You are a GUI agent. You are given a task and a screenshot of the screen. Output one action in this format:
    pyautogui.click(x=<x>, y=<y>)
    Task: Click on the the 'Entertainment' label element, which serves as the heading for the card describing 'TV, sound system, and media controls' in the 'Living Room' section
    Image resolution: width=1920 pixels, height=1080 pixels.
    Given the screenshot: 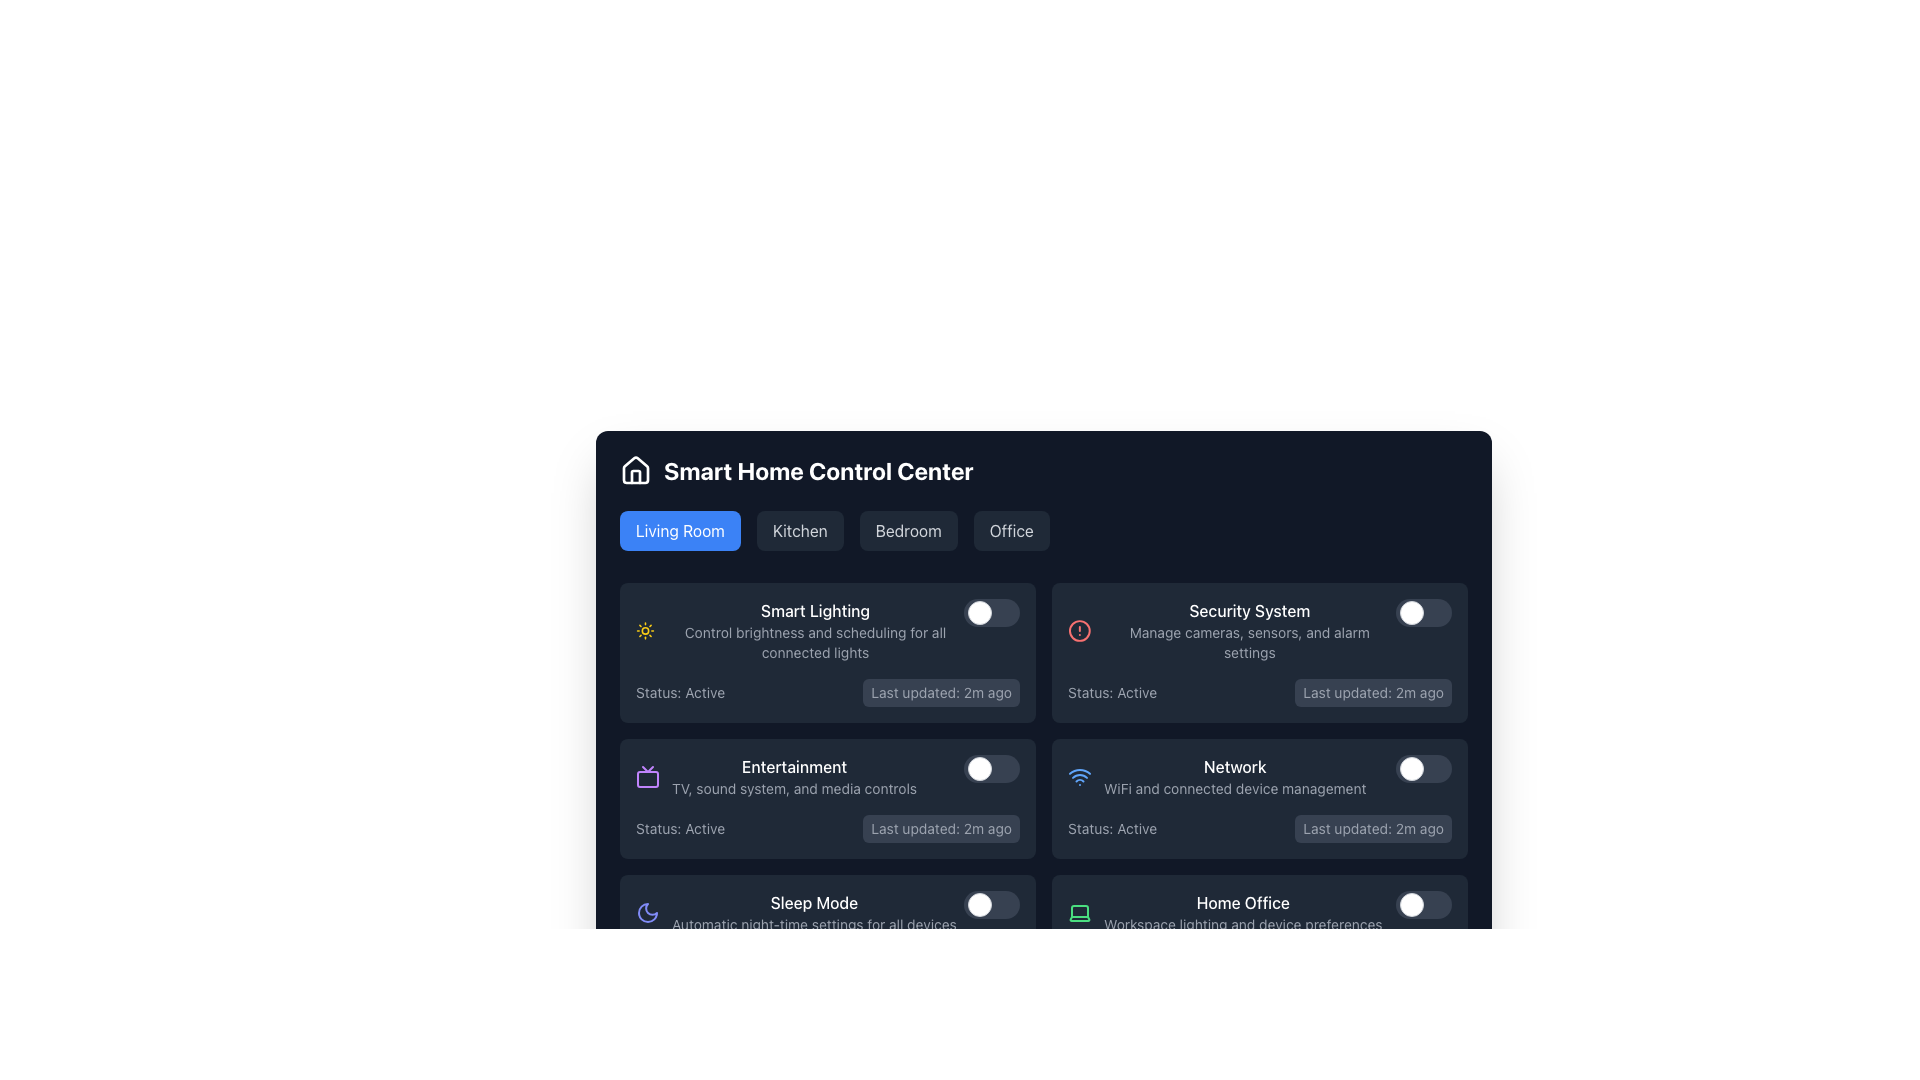 What is the action you would take?
    pyautogui.click(x=793, y=766)
    